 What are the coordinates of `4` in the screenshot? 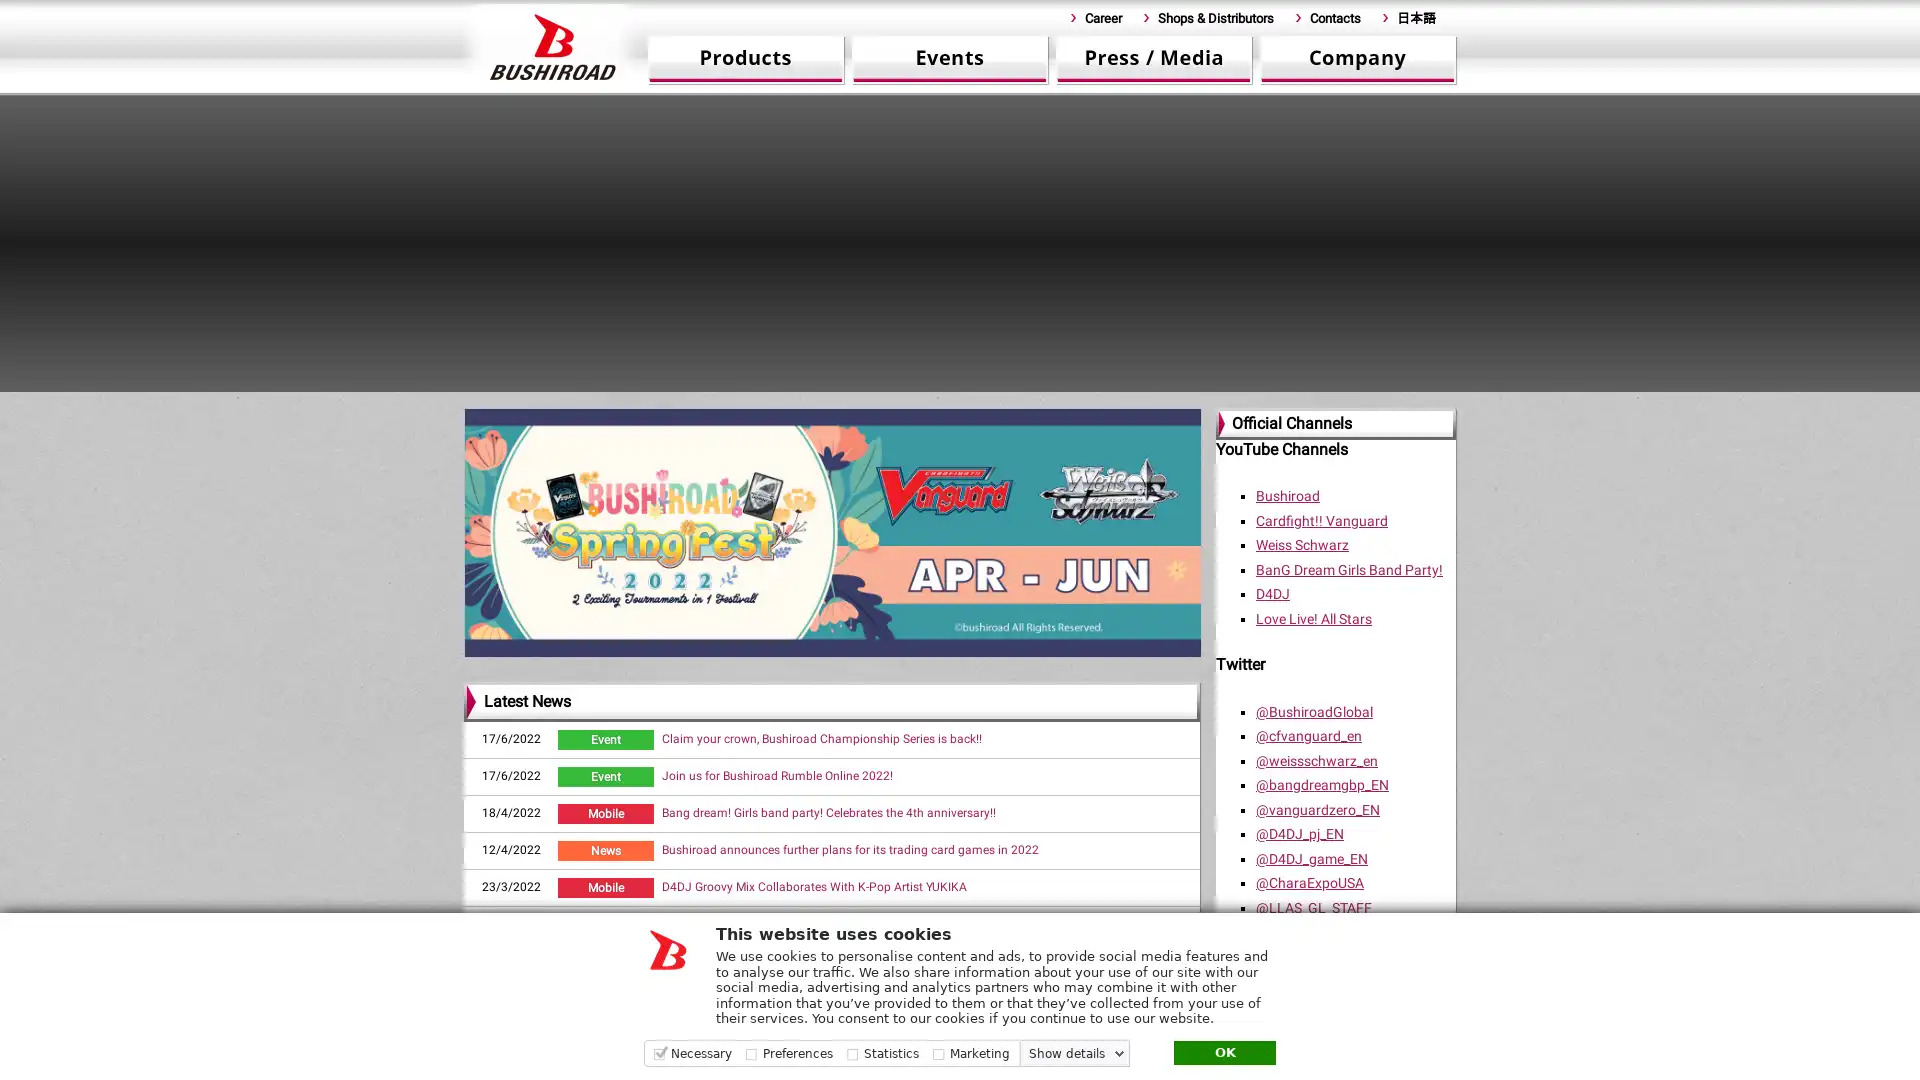 It's located at (825, 384).